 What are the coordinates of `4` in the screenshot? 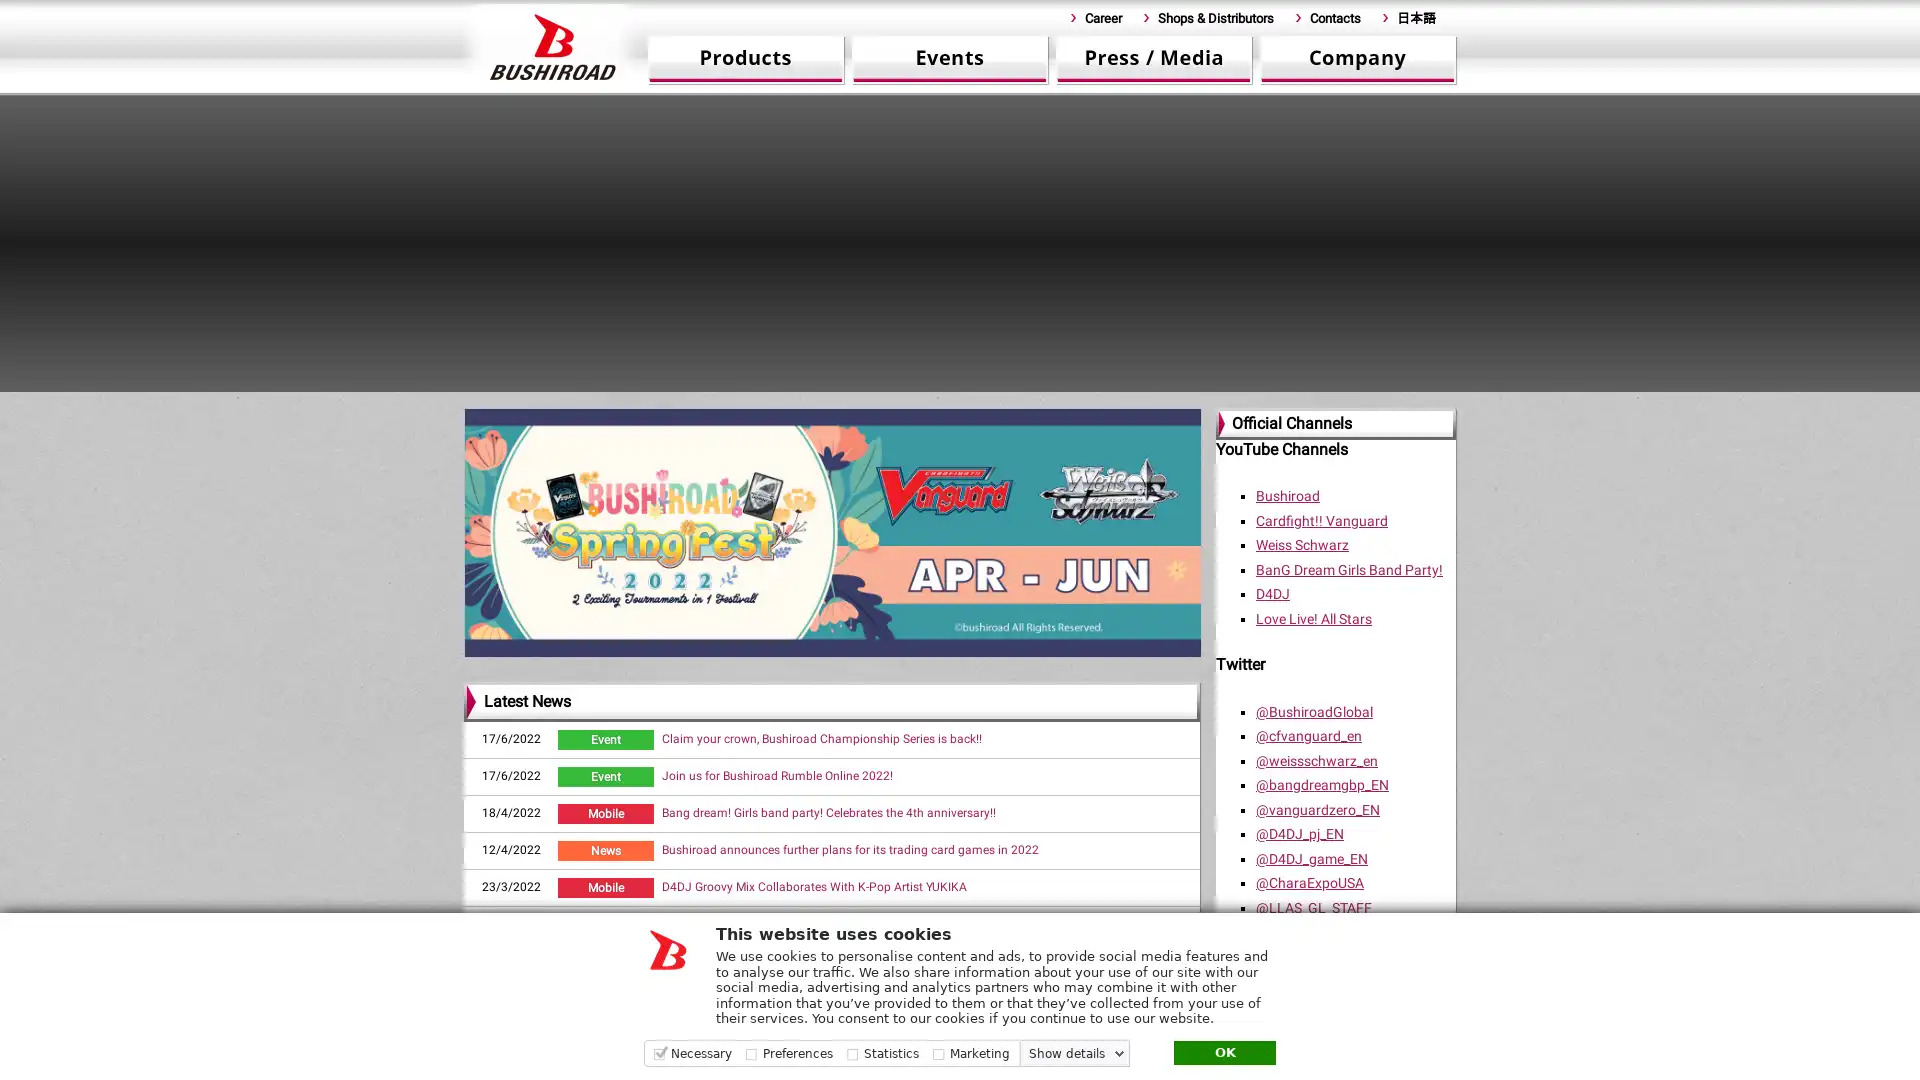 It's located at (825, 384).